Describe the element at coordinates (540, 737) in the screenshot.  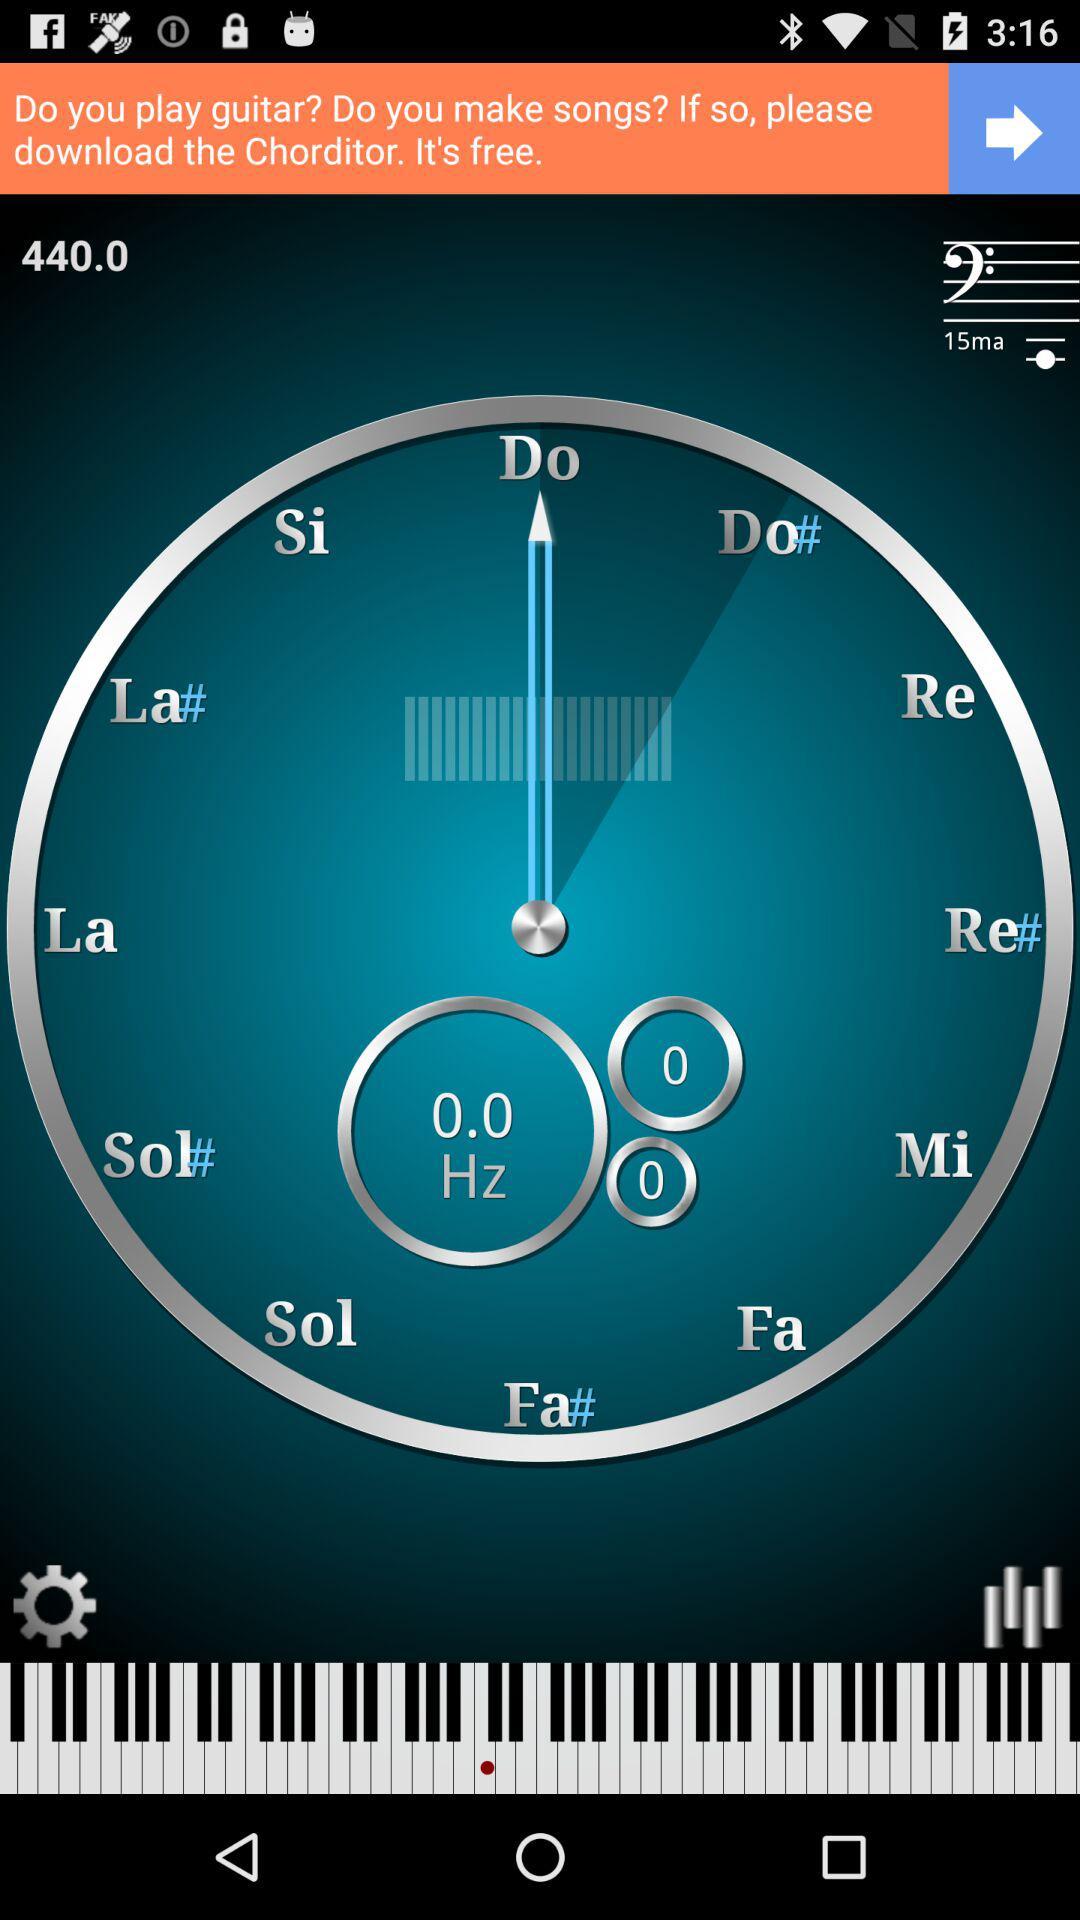
I see `icon below c a r app` at that location.